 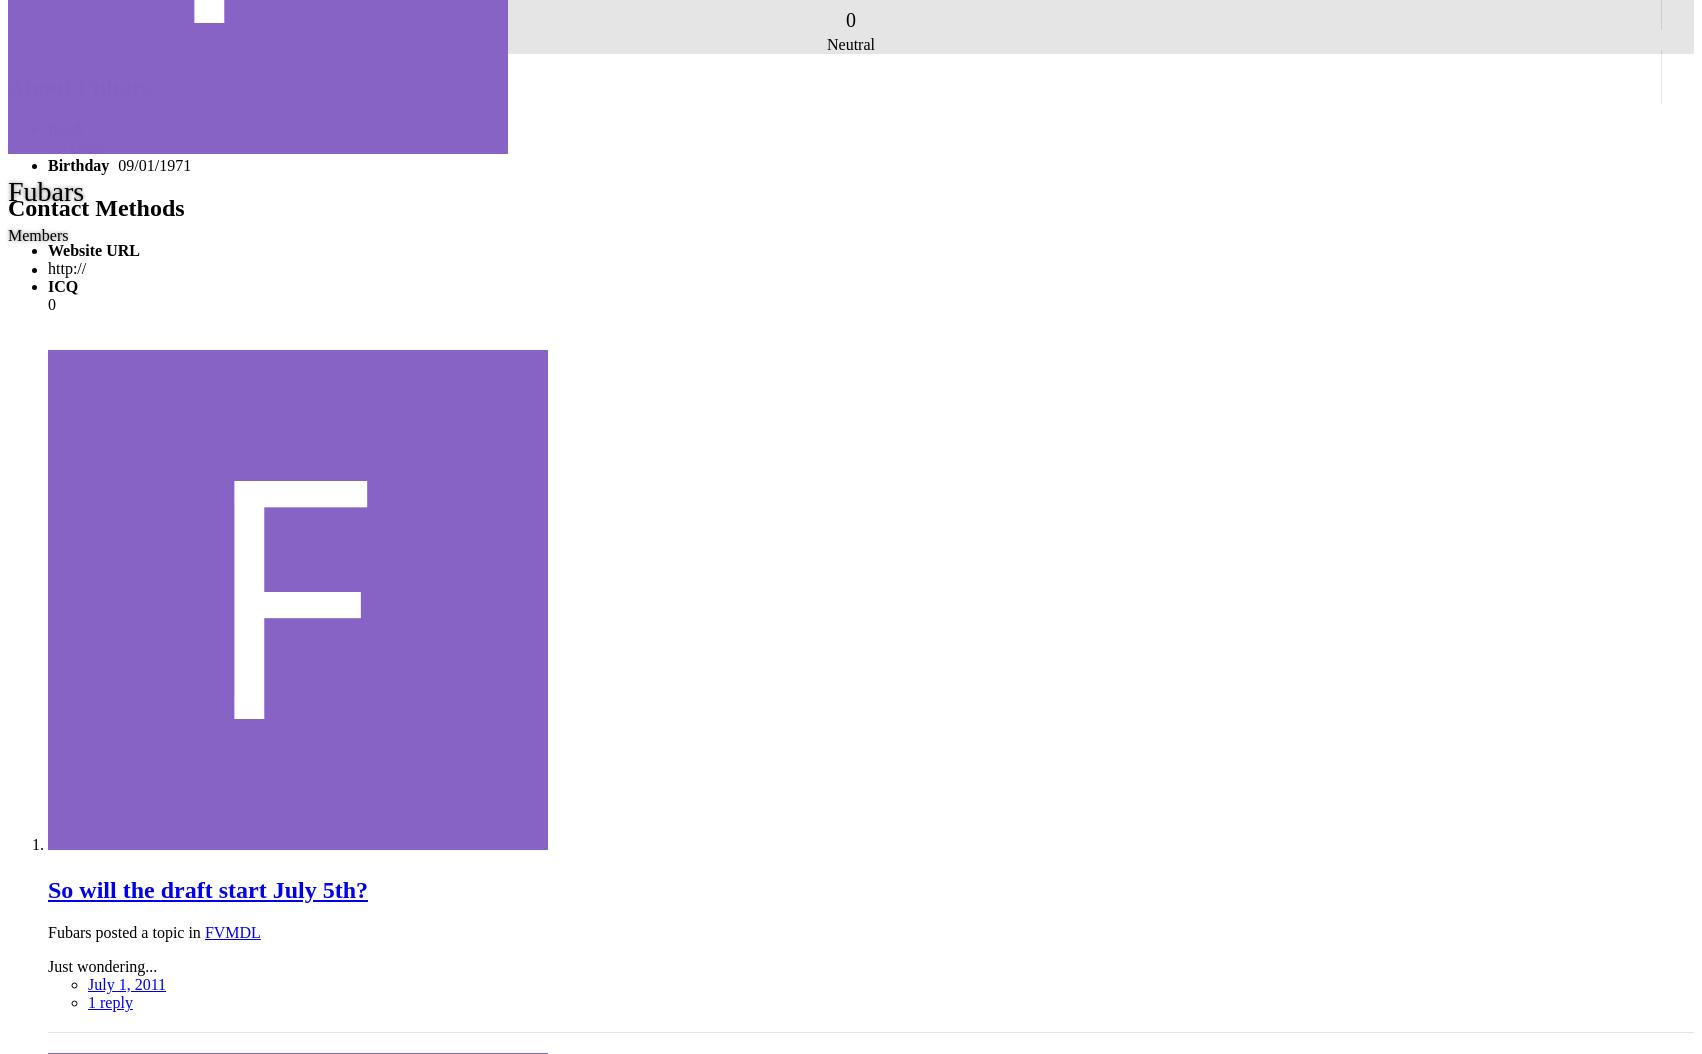 I want to click on 'July 1, 2011', so click(x=87, y=983).